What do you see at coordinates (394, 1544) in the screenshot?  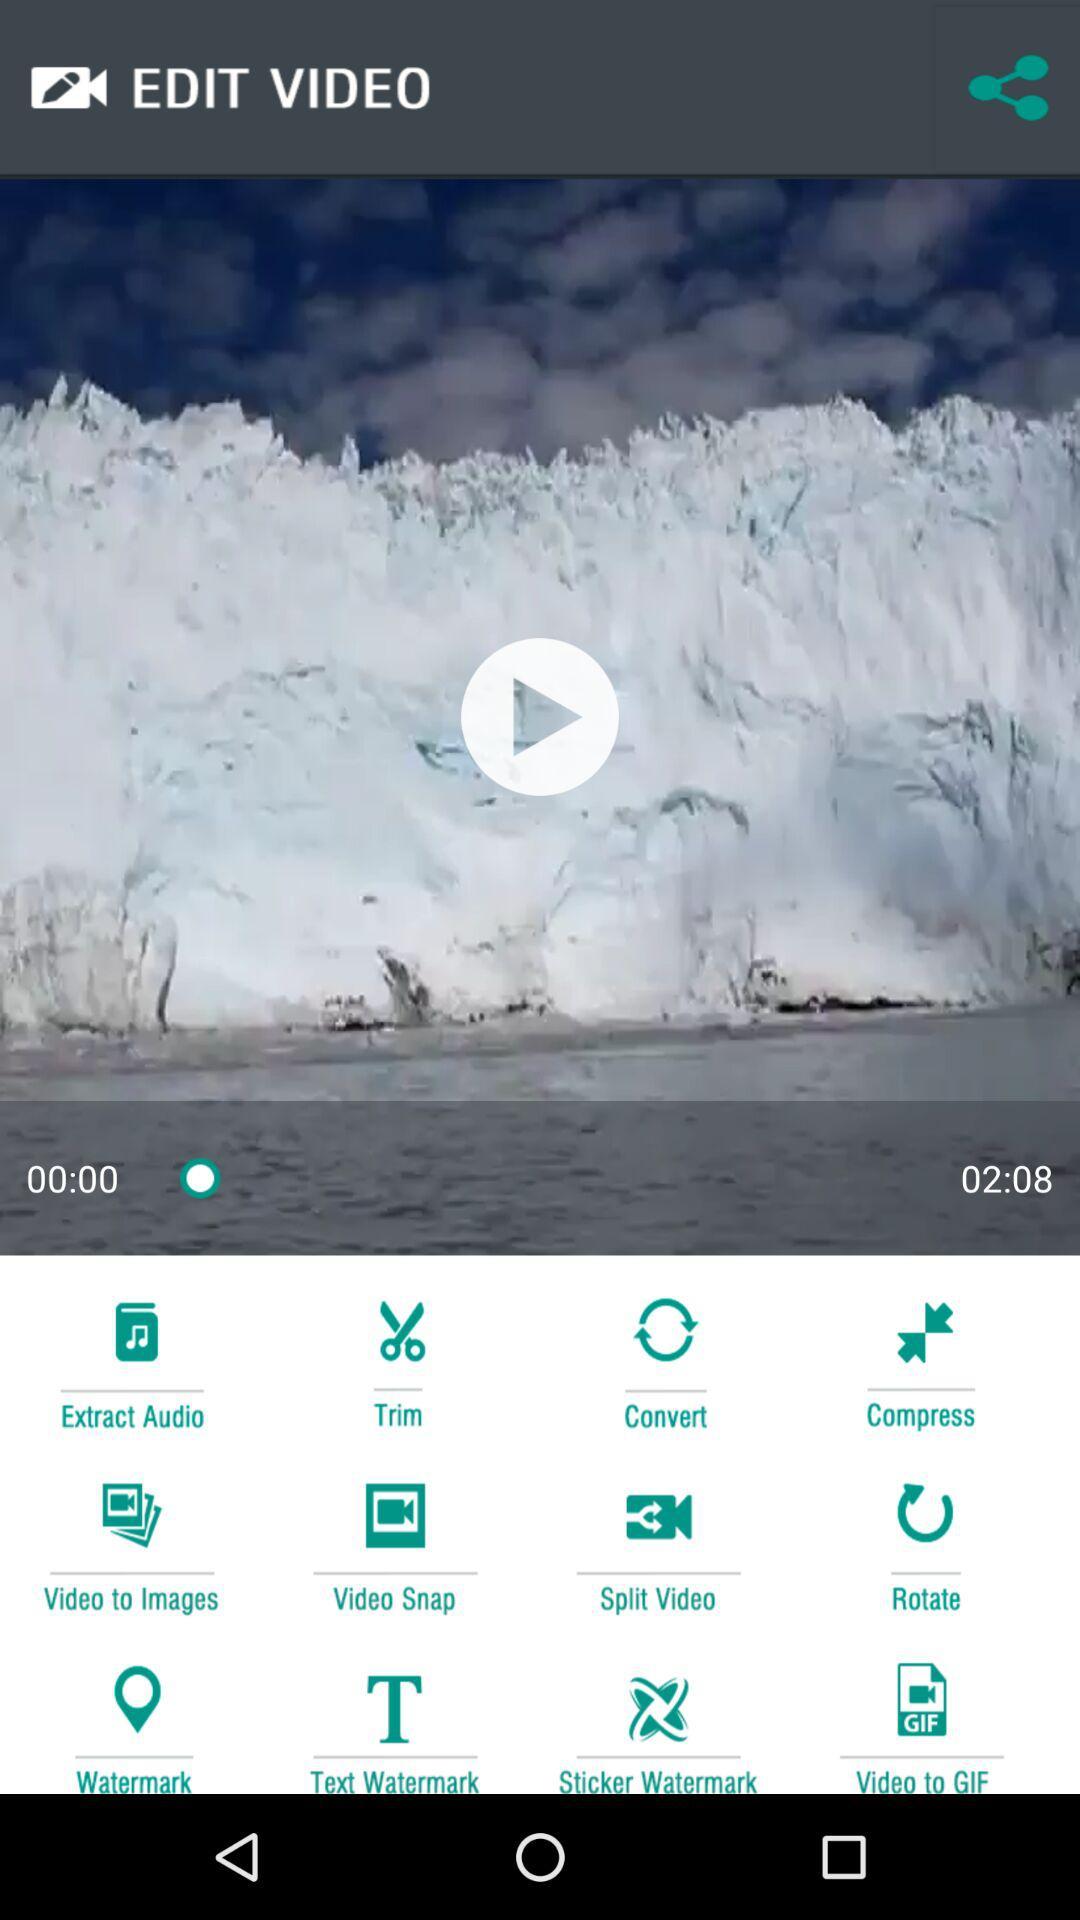 I see `to take snap of a video` at bounding box center [394, 1544].